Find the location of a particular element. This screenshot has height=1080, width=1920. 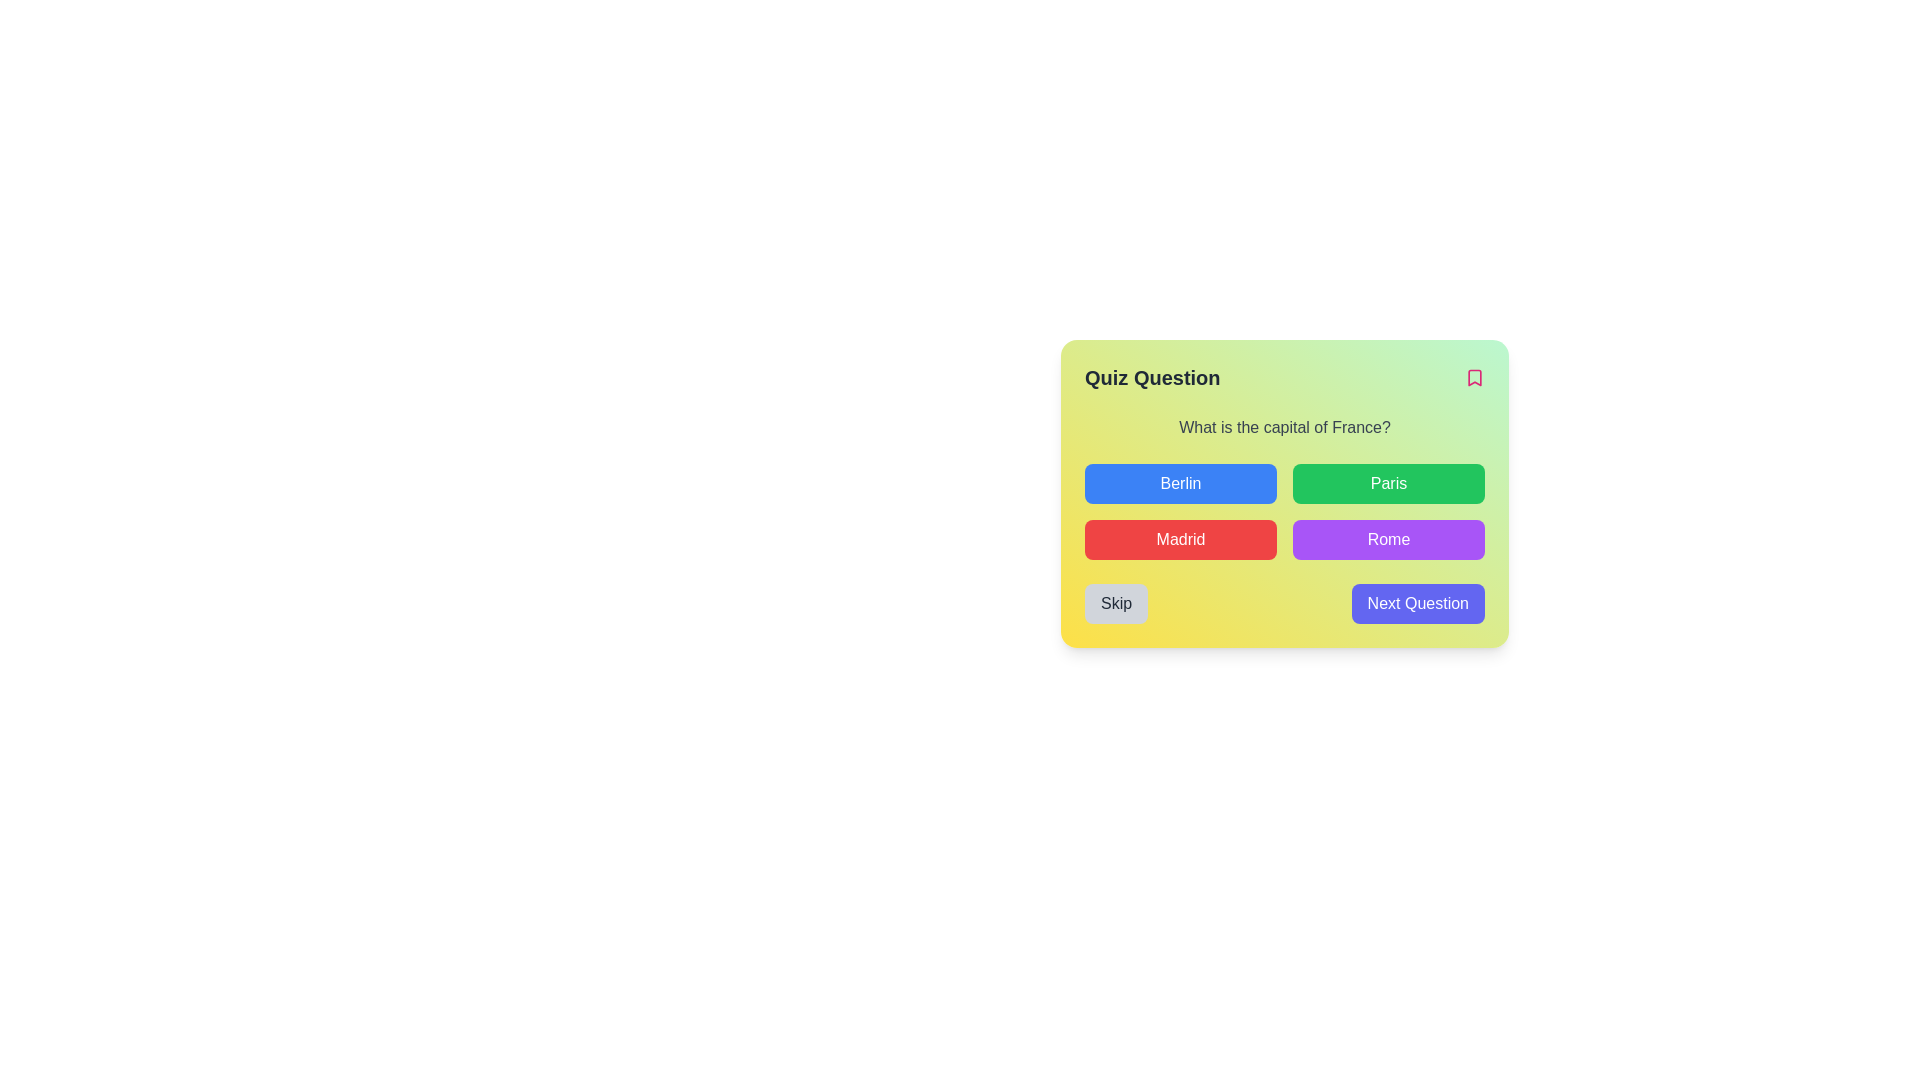

the 'Rome' button in the lower right of the 2x2 grid is located at coordinates (1387, 540).